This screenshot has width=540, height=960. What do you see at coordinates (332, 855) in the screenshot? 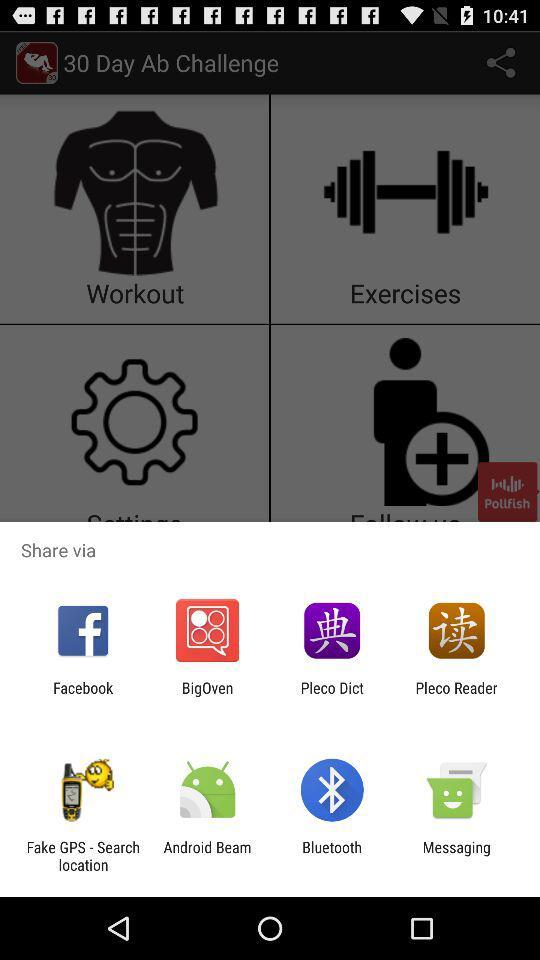
I see `the bluetooth icon` at bounding box center [332, 855].